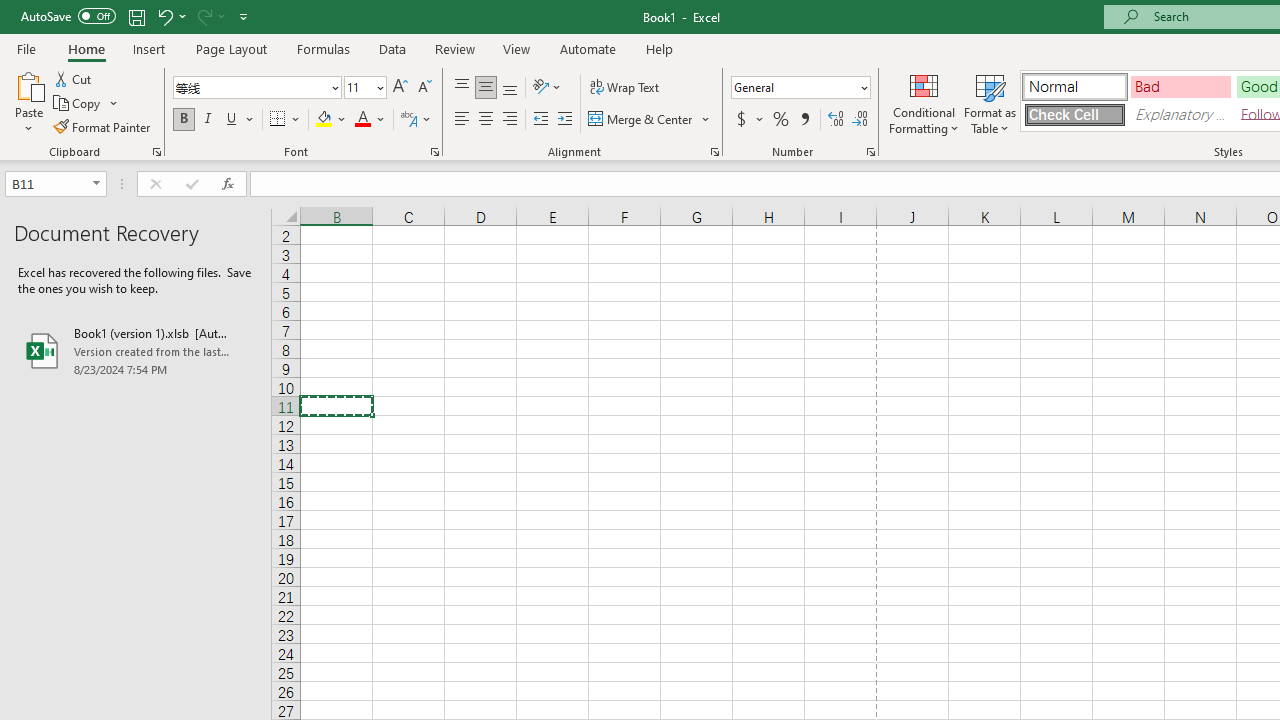 The width and height of the screenshot is (1280, 720). I want to click on 'Bottom Align', so click(510, 86).